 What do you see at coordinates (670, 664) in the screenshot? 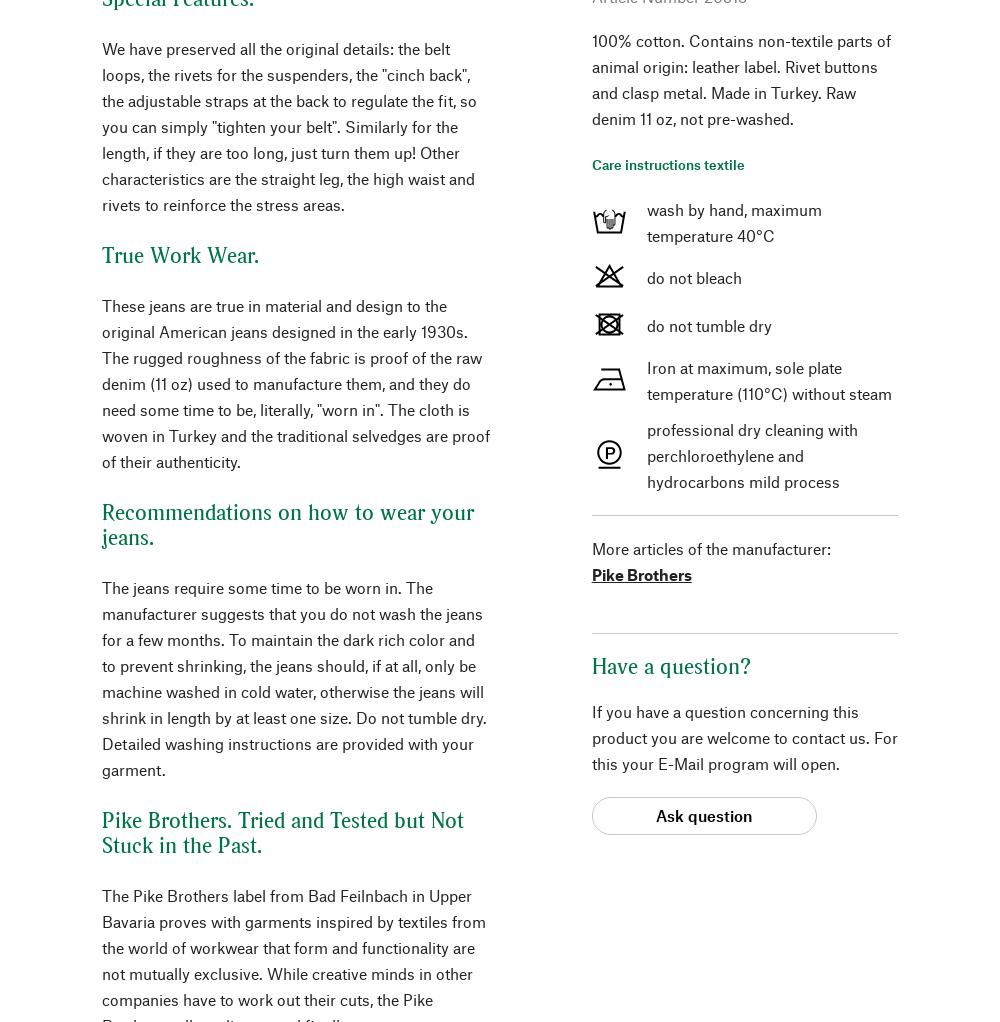
I see `'Have a question?'` at bounding box center [670, 664].